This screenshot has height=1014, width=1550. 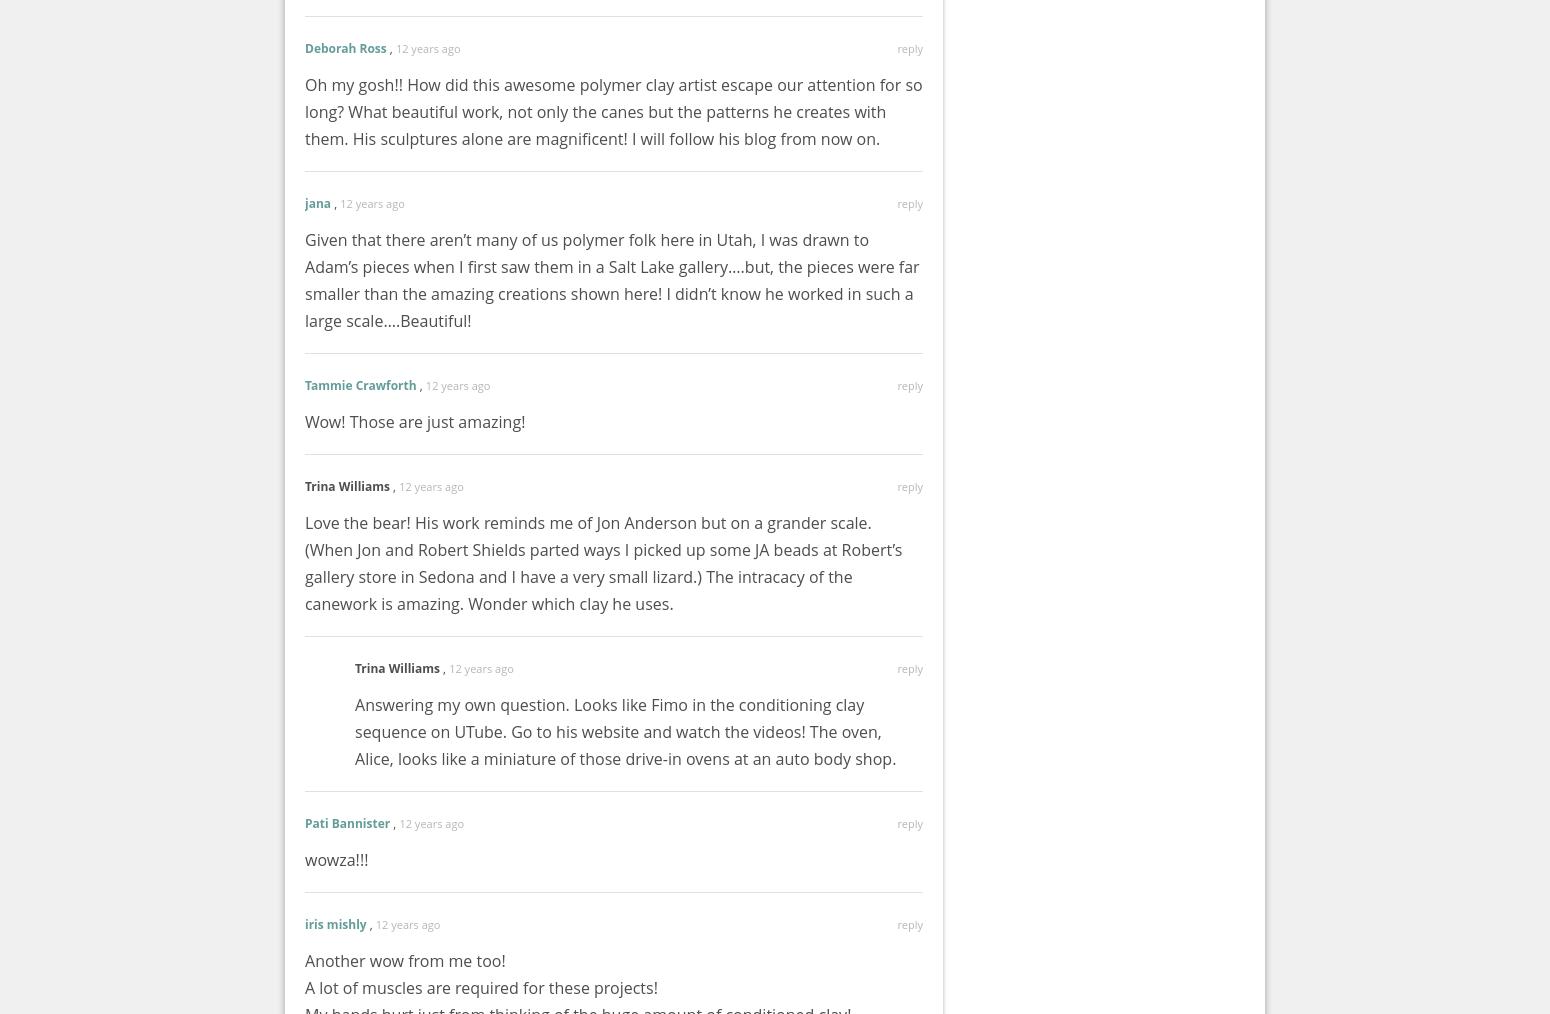 What do you see at coordinates (359, 384) in the screenshot?
I see `'Tammie Crawforth'` at bounding box center [359, 384].